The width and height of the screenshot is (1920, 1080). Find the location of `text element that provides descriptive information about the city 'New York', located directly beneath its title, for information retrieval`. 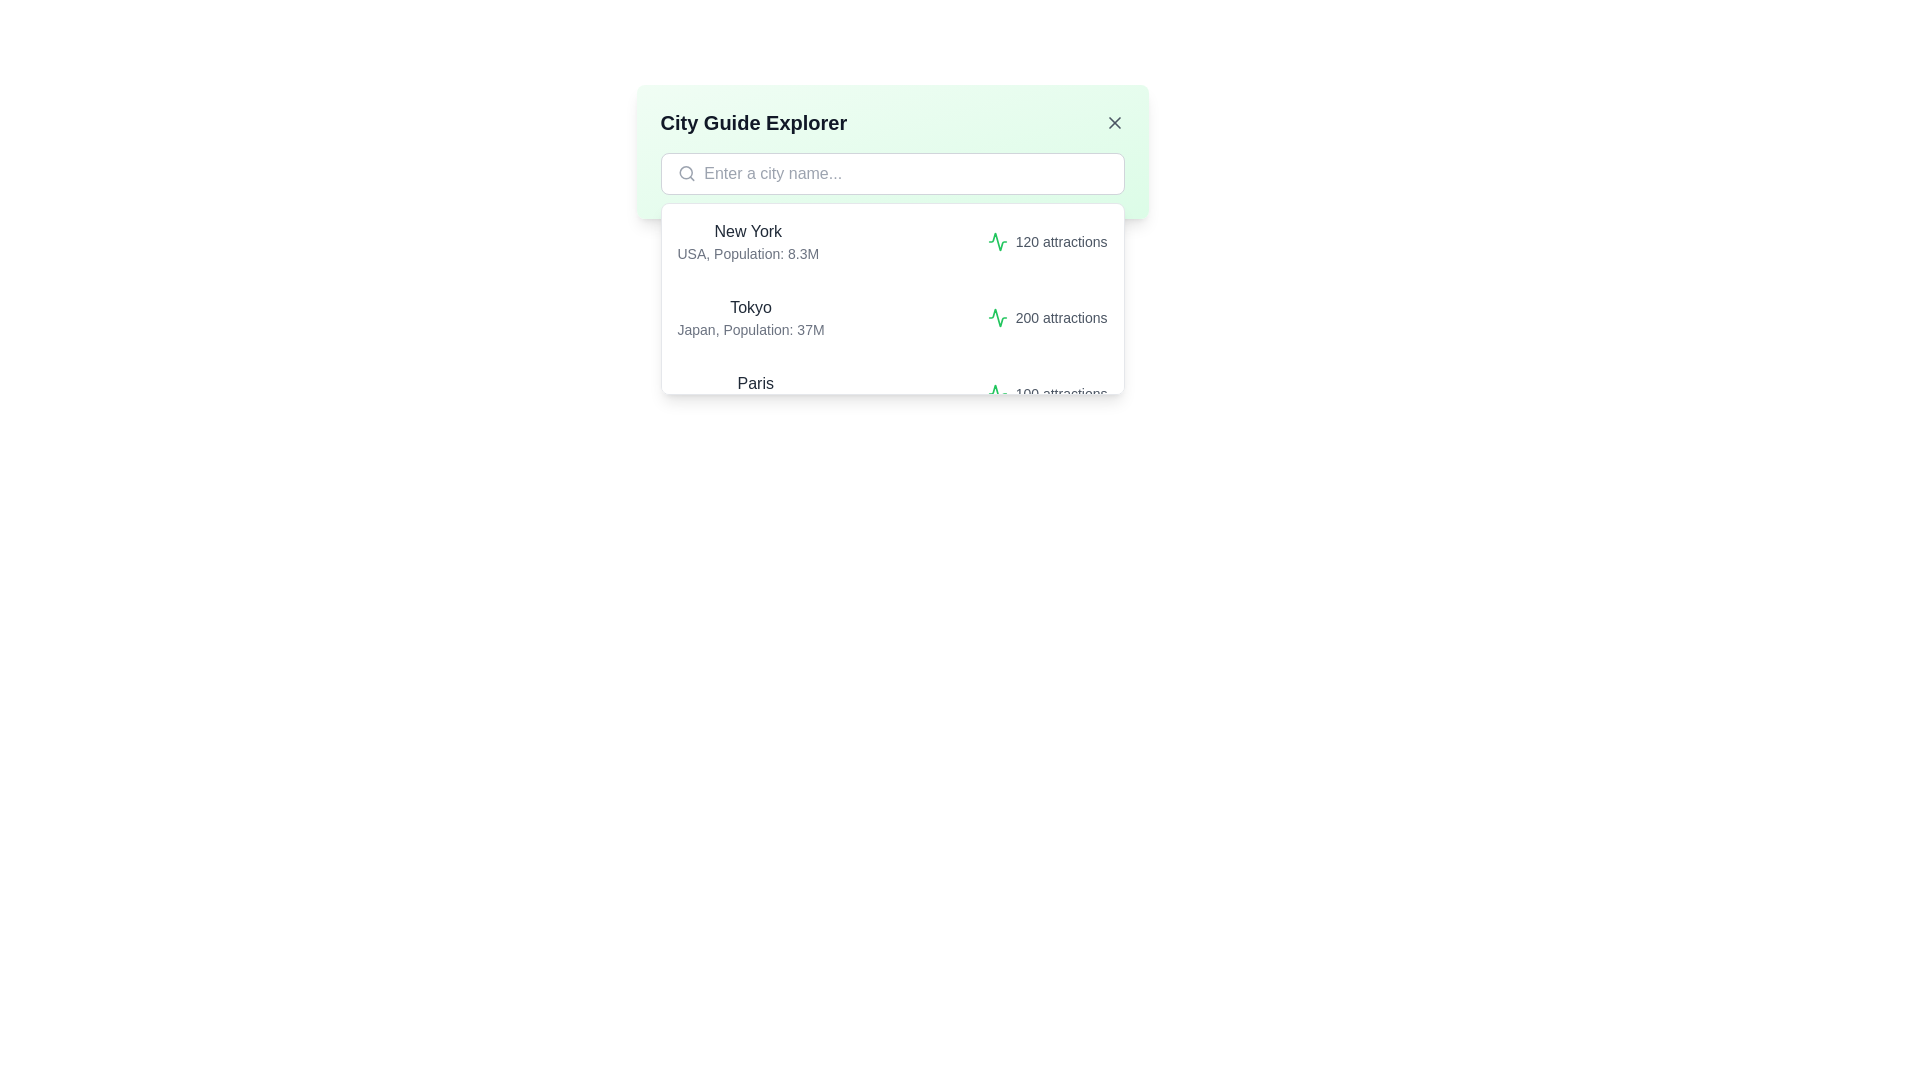

text element that provides descriptive information about the city 'New York', located directly beneath its title, for information retrieval is located at coordinates (747, 253).